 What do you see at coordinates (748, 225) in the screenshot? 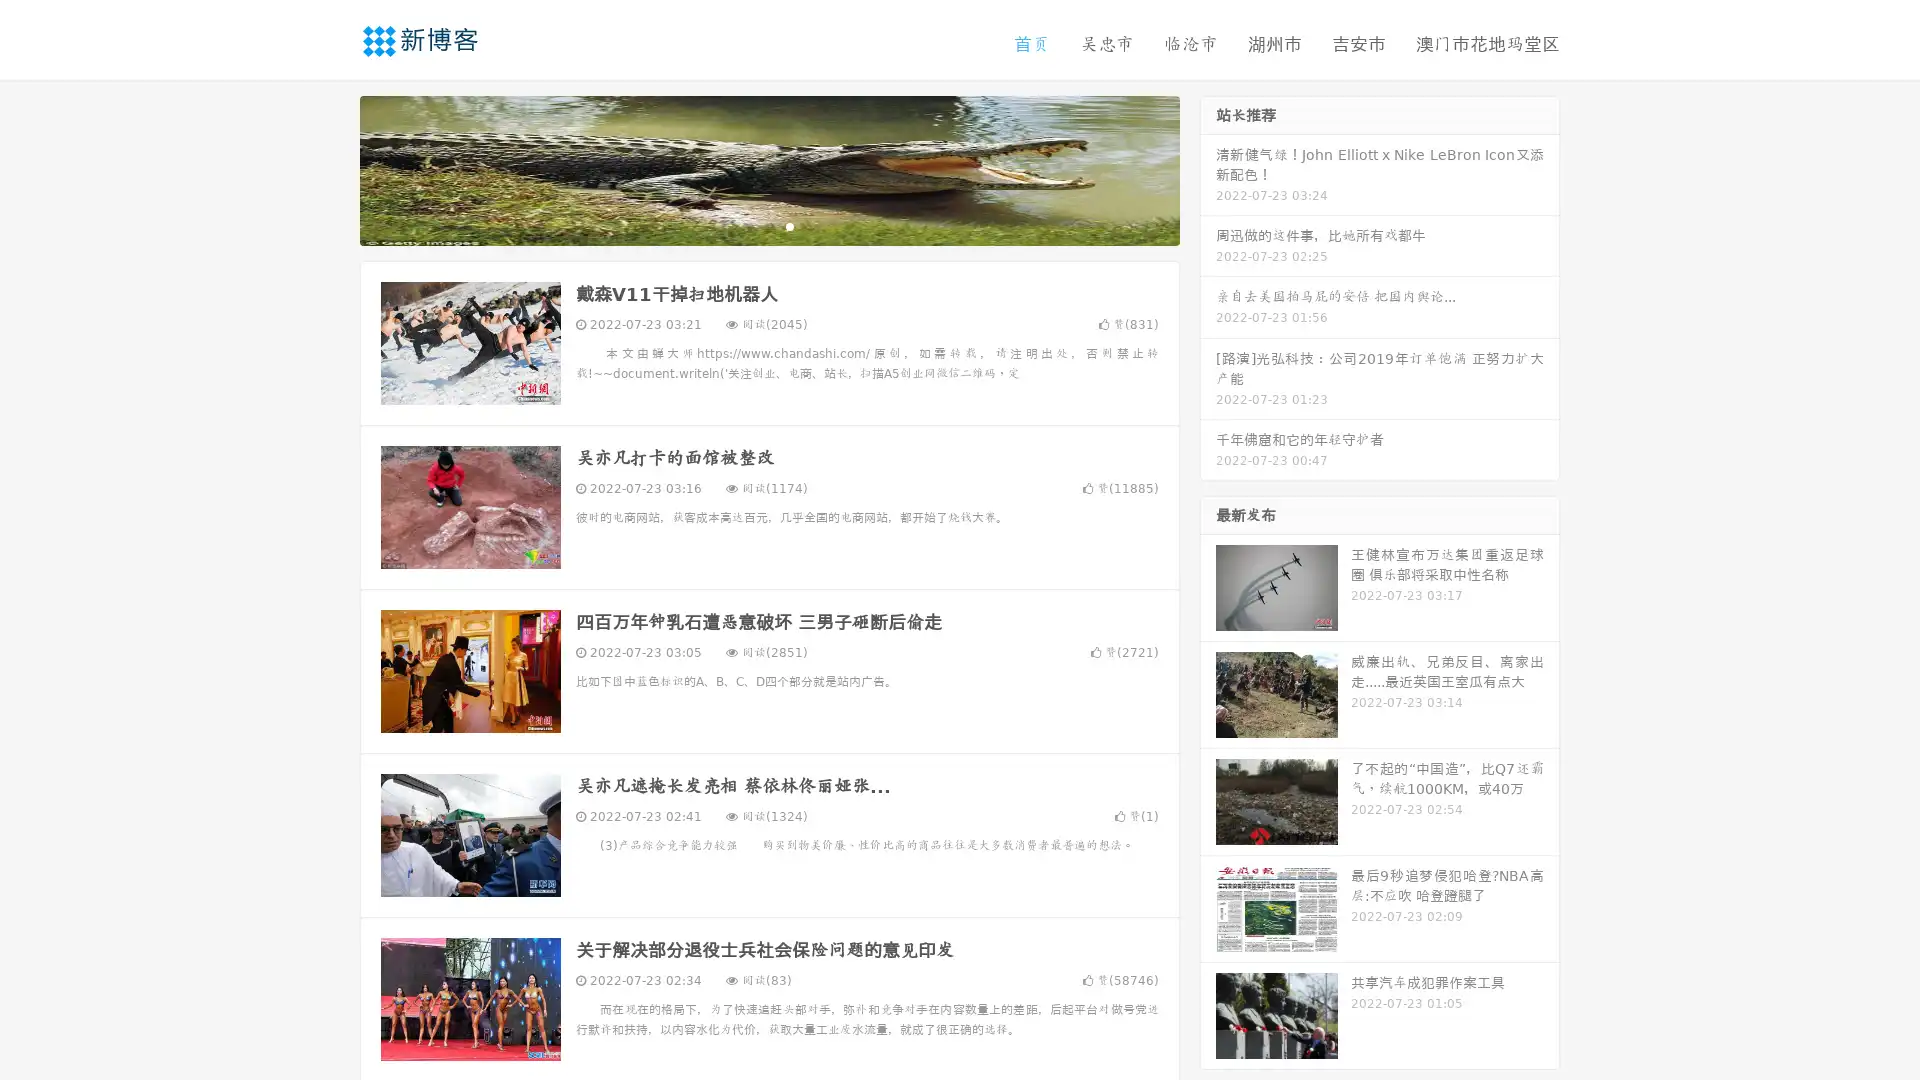
I see `Go to slide 1` at bounding box center [748, 225].